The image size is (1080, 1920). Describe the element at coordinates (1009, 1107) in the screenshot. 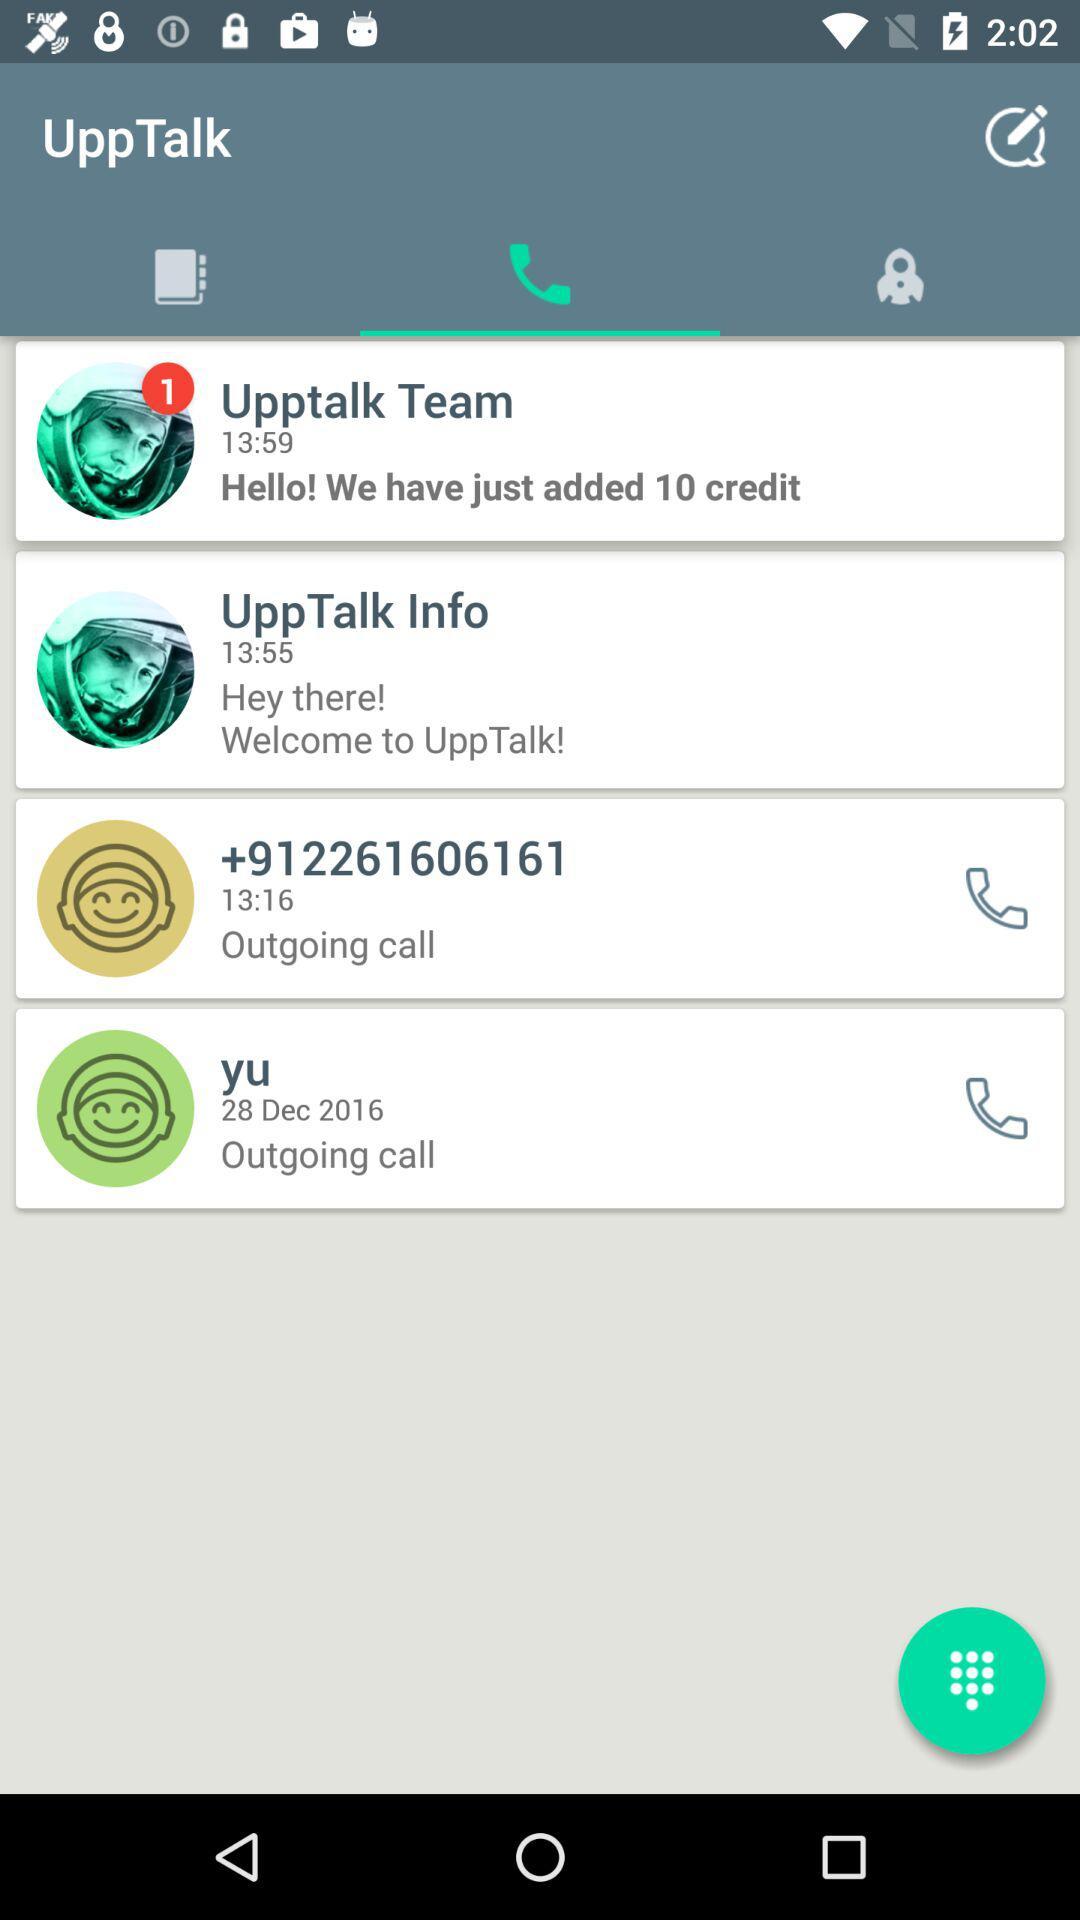

I see `dial user` at that location.